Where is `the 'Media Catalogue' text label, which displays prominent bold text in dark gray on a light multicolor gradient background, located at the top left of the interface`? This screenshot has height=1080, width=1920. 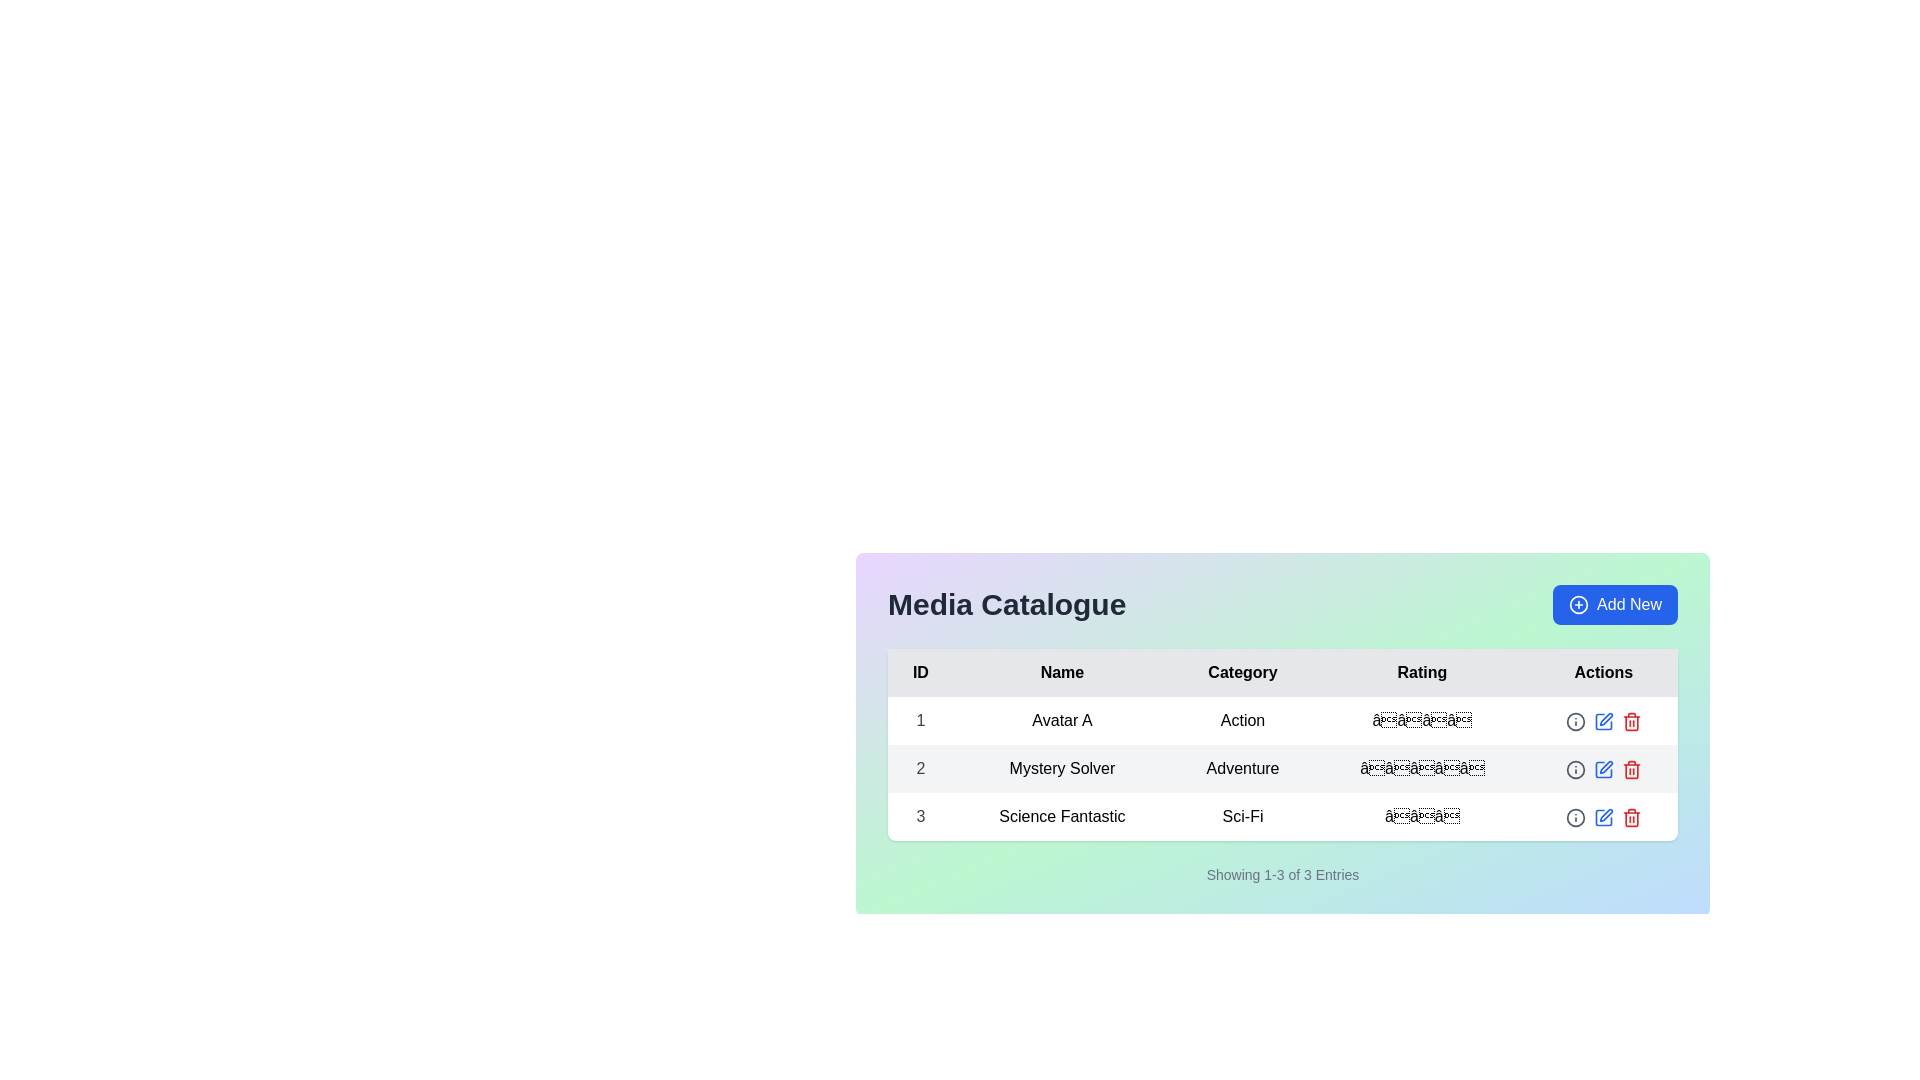
the 'Media Catalogue' text label, which displays prominent bold text in dark gray on a light multicolor gradient background, located at the top left of the interface is located at coordinates (1007, 604).